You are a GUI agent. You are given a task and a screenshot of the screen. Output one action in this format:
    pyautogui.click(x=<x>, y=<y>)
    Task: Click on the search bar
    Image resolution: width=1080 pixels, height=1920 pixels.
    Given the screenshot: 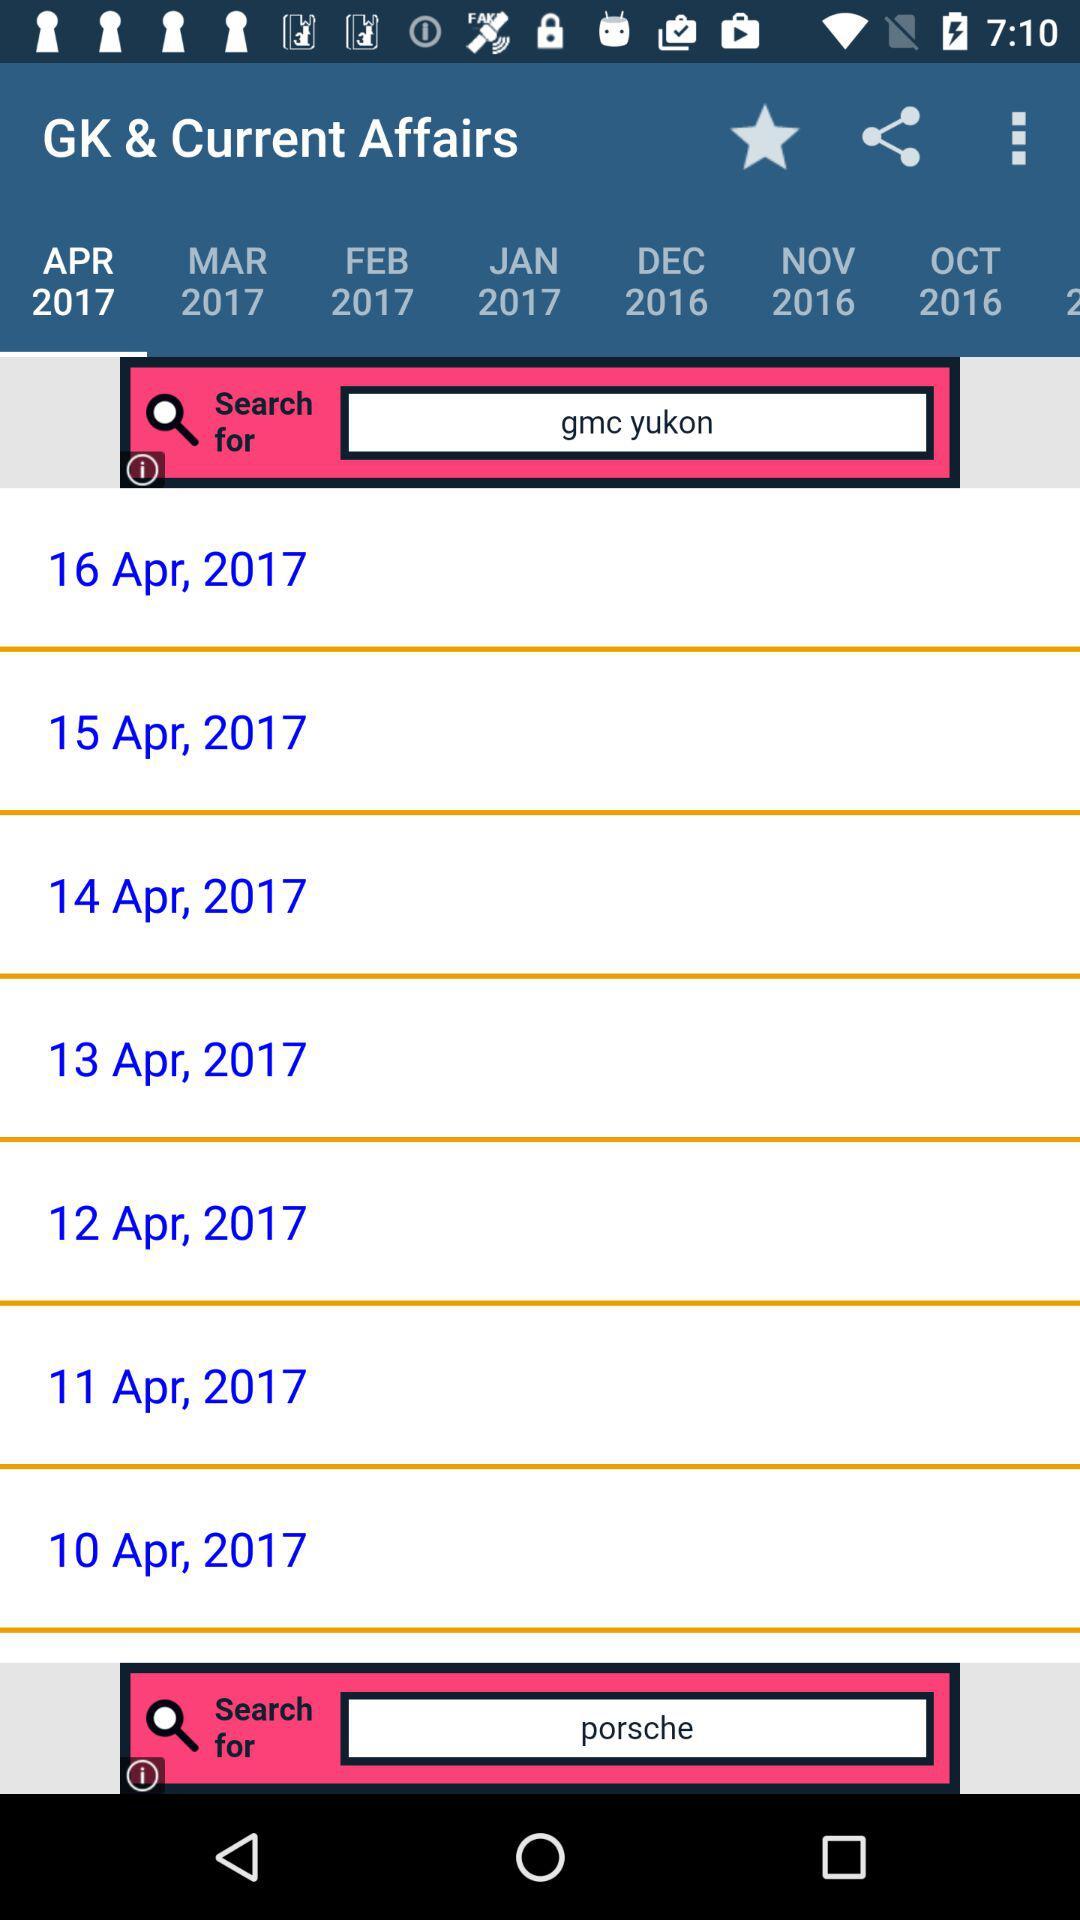 What is the action you would take?
    pyautogui.click(x=540, y=421)
    